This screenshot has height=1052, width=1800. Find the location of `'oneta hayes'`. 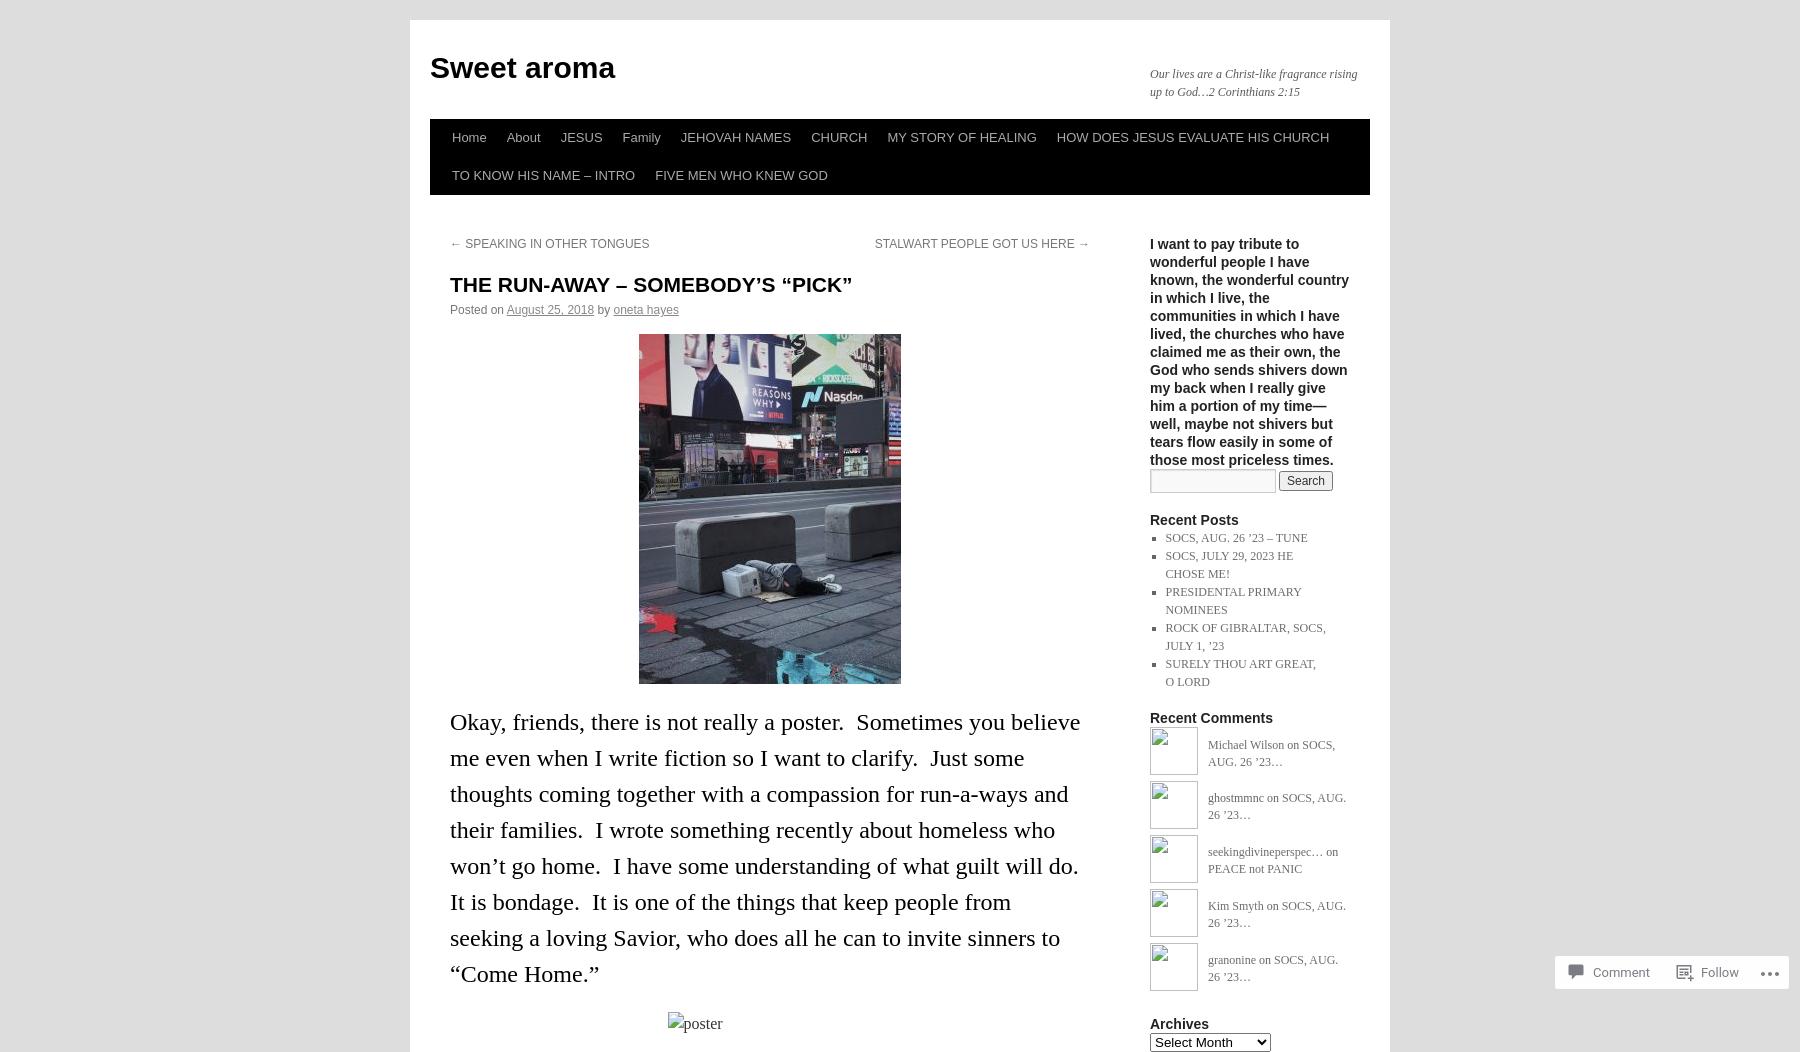

'oneta hayes' is located at coordinates (645, 309).